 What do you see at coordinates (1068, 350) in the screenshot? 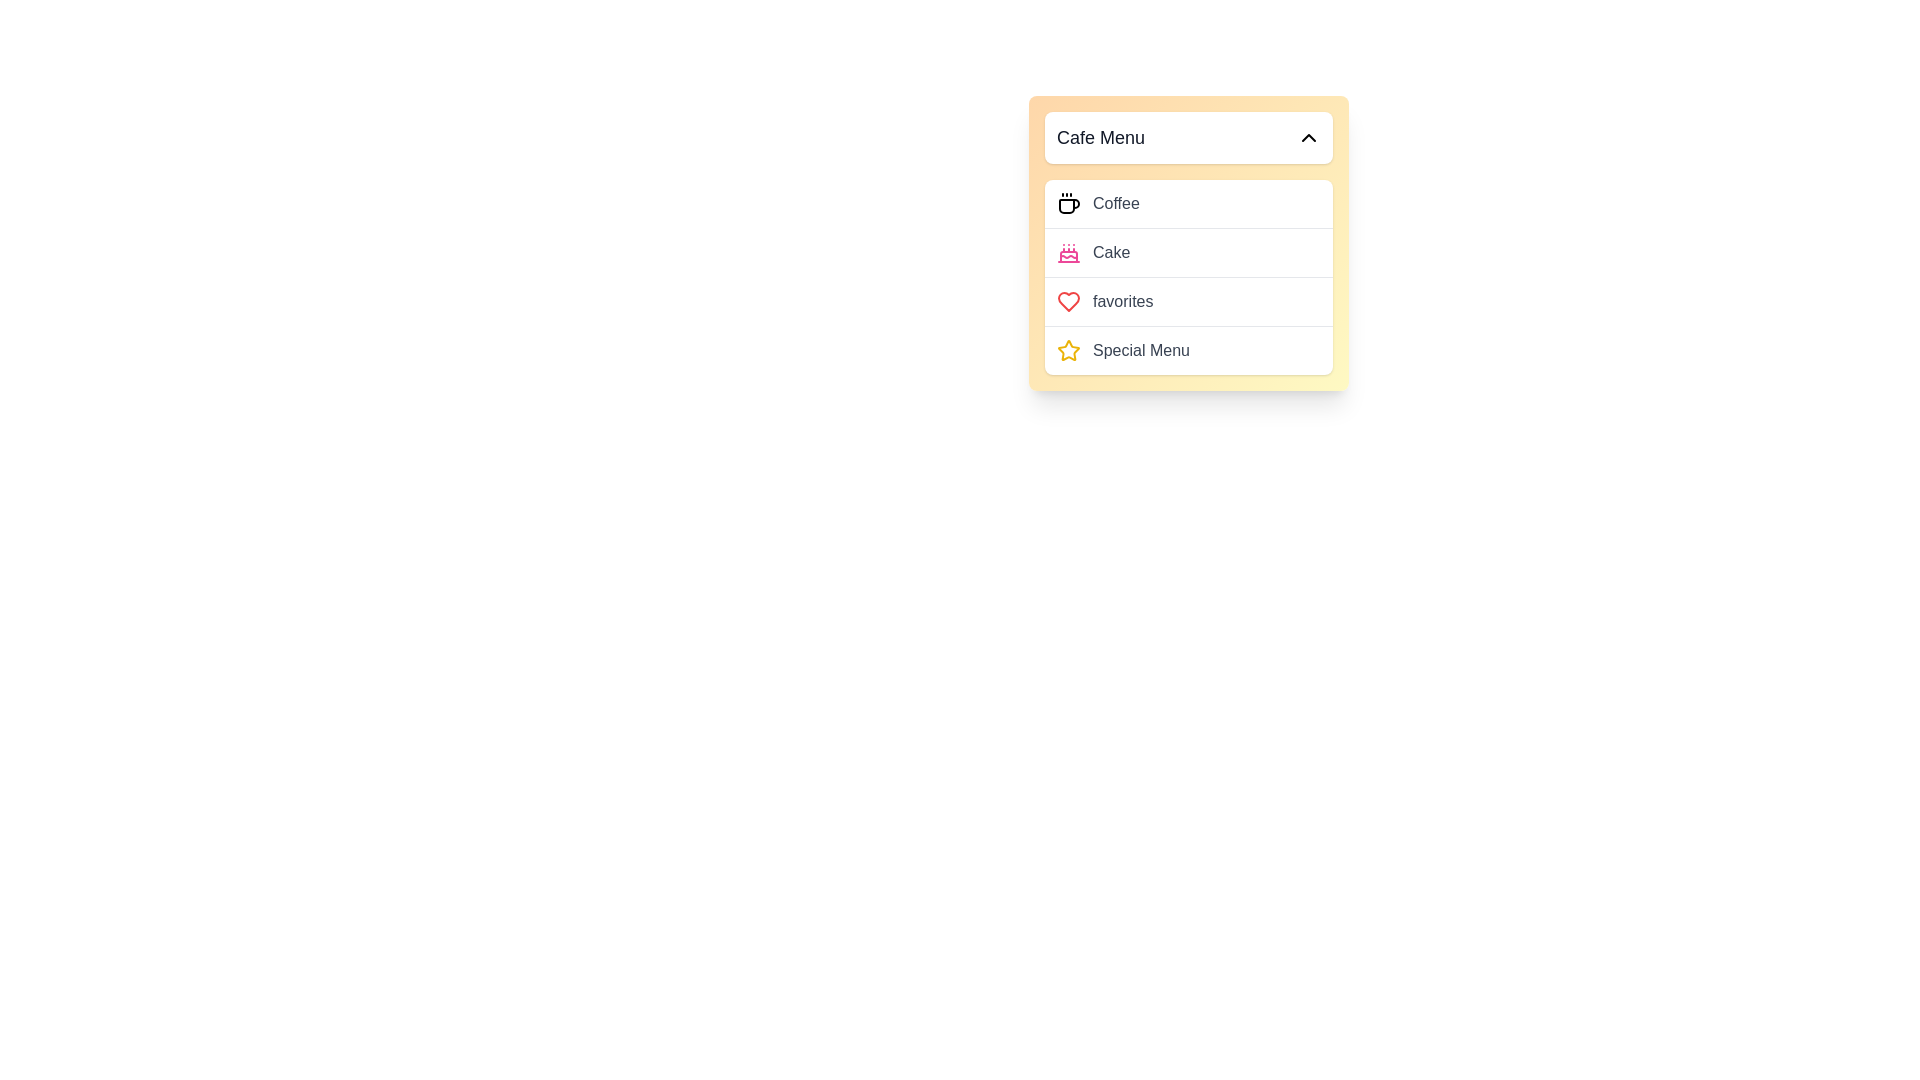
I see `the star-shaped icon with a yellow outline located to the left of the text 'Special Menu' in the fourth row of the dropdown list labeled 'Cafe Menu'` at bounding box center [1068, 350].